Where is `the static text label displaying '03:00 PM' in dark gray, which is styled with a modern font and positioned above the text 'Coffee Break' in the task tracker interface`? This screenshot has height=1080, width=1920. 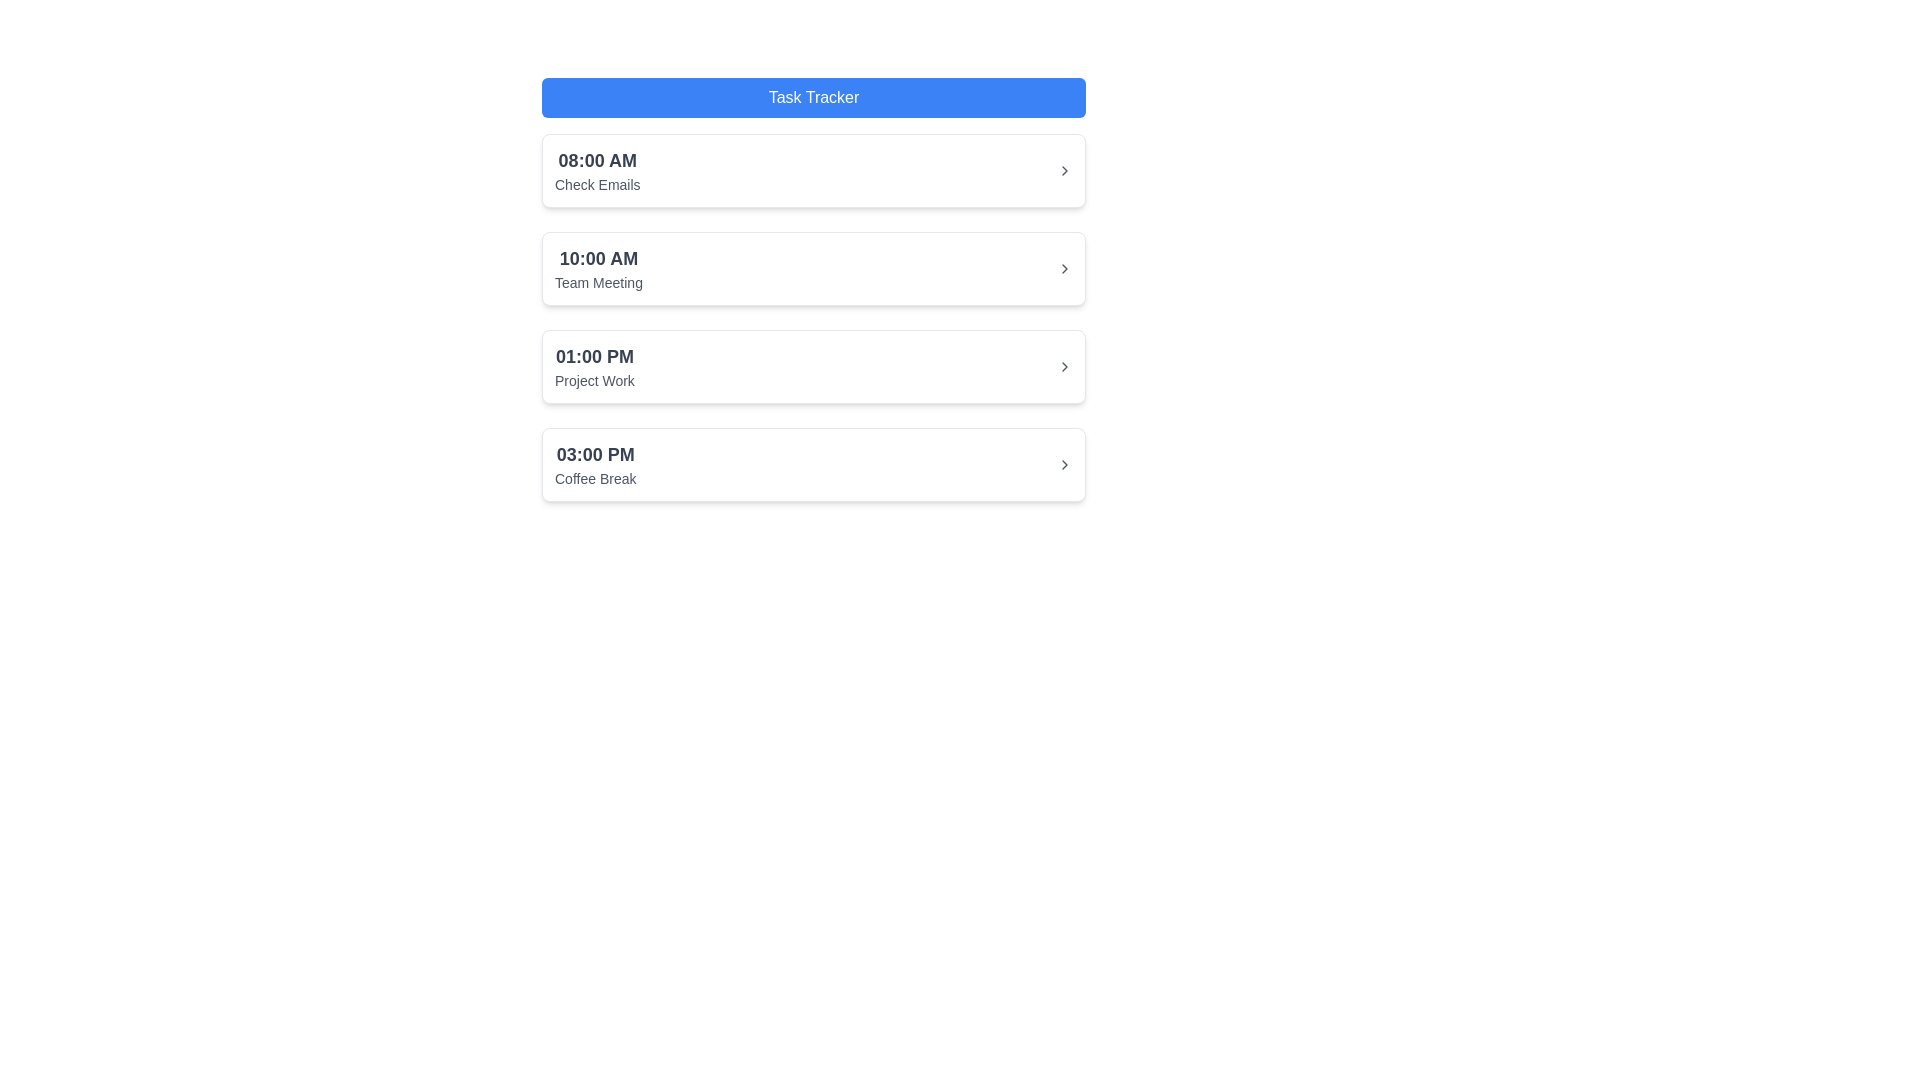
the static text label displaying '03:00 PM' in dark gray, which is styled with a modern font and positioned above the text 'Coffee Break' in the task tracker interface is located at coordinates (594, 455).